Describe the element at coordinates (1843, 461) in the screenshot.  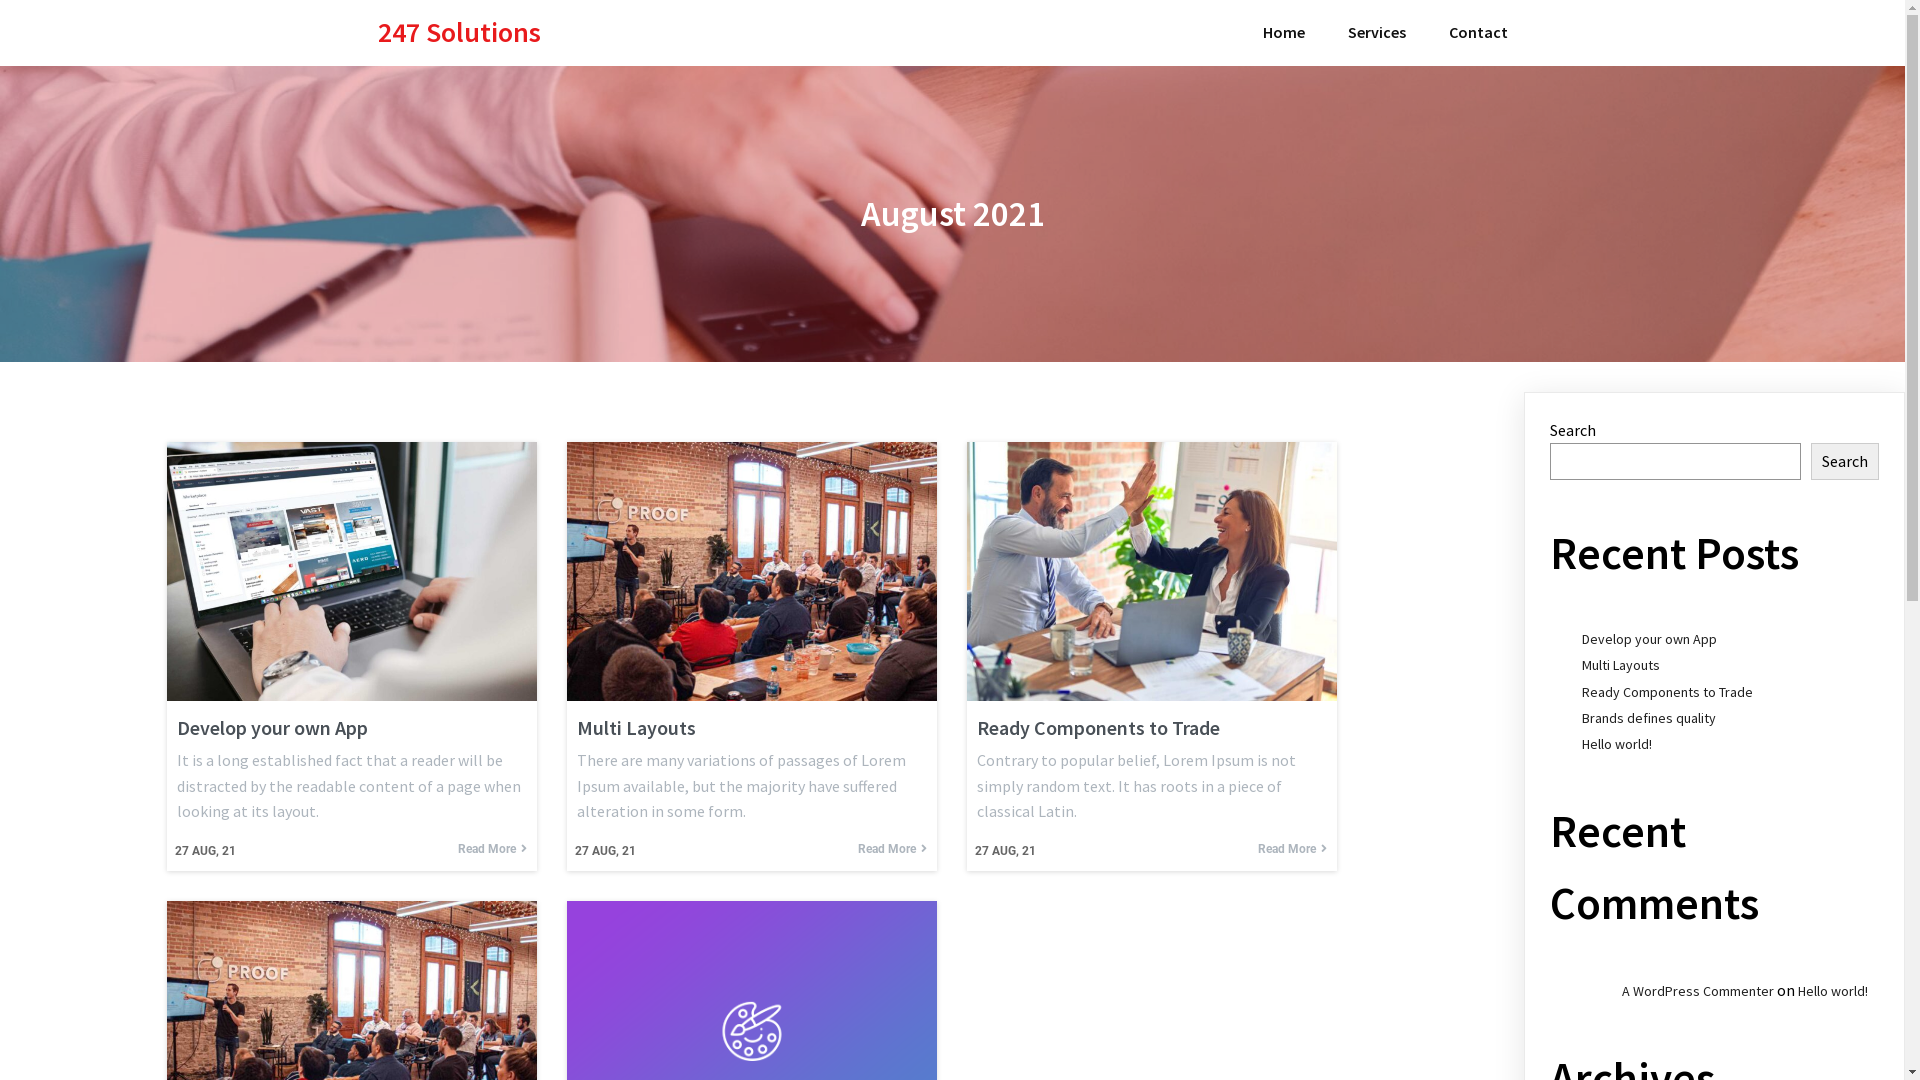
I see `'Search'` at that location.